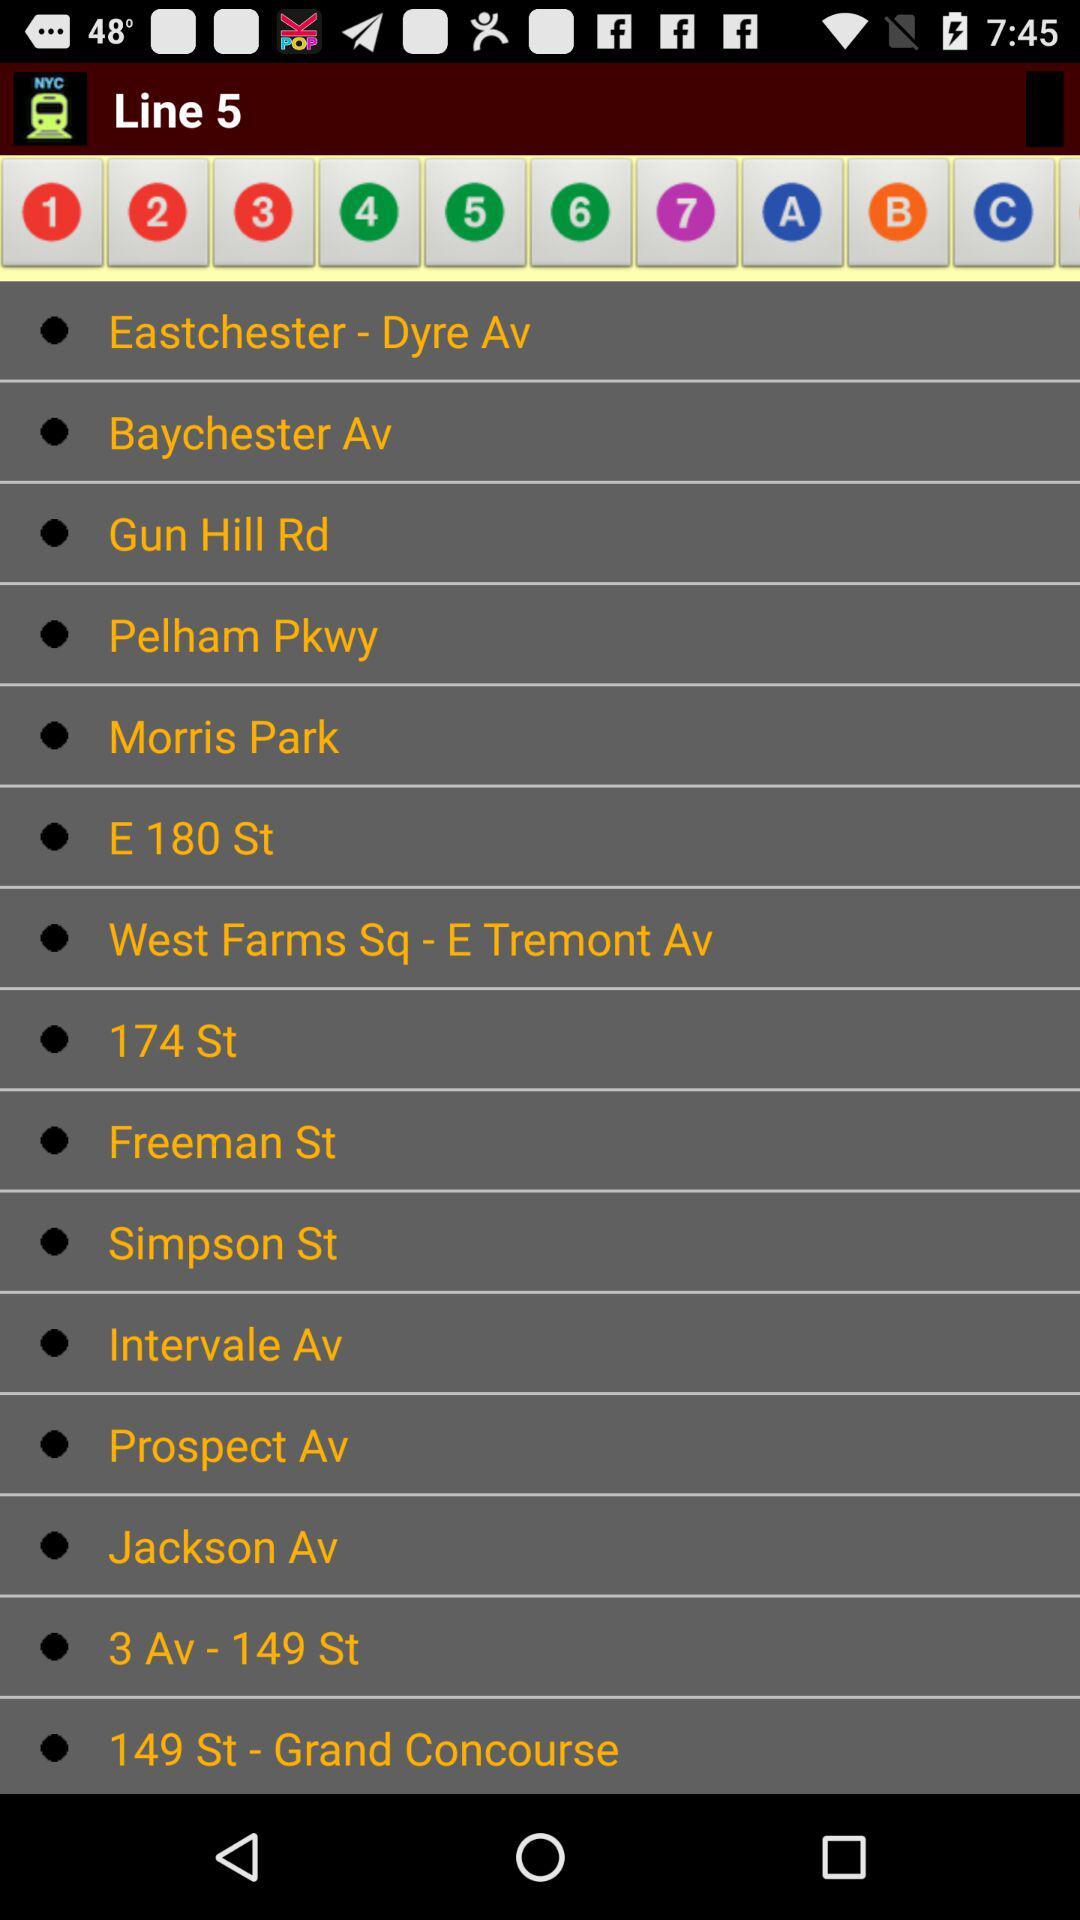 This screenshot has height=1920, width=1080. What do you see at coordinates (49, 107) in the screenshot?
I see `item next to the line 5 icon` at bounding box center [49, 107].